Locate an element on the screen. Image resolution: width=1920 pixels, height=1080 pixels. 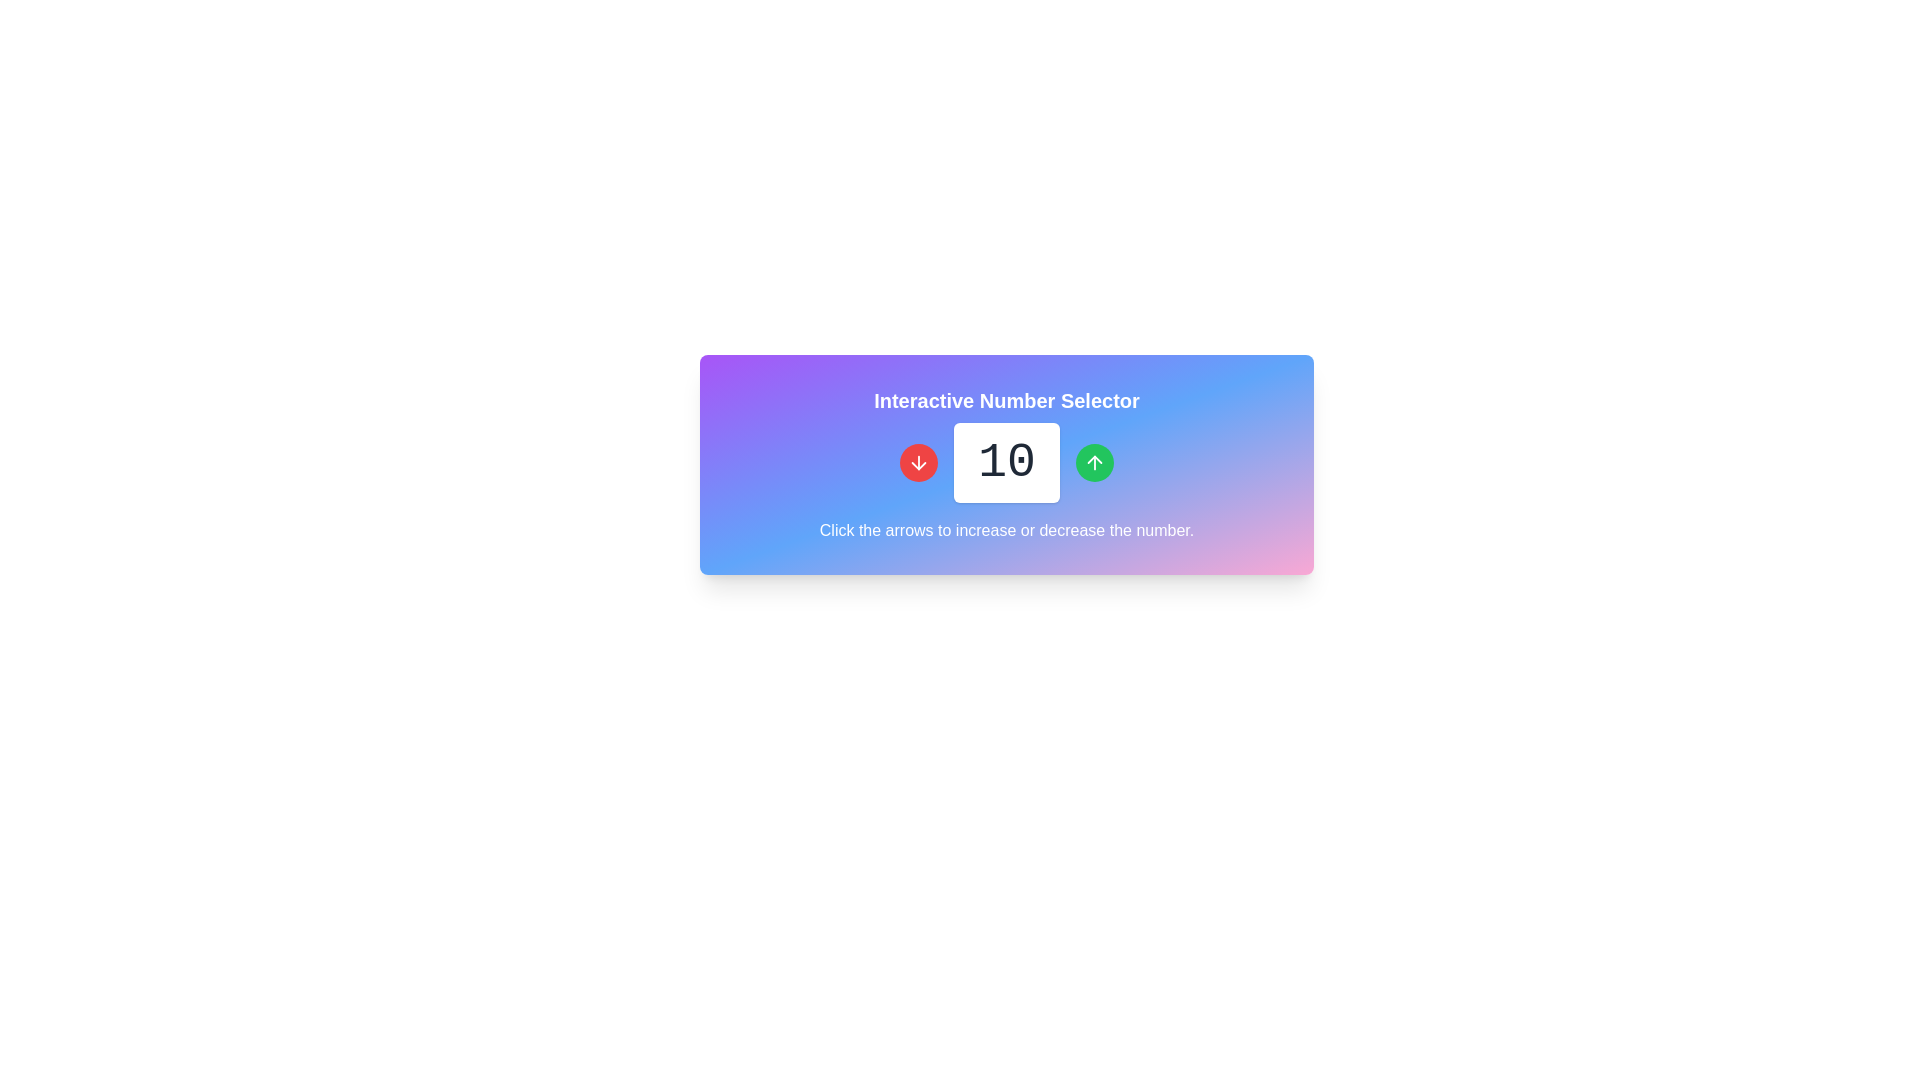
the red downward arrow button on the left is located at coordinates (918, 462).